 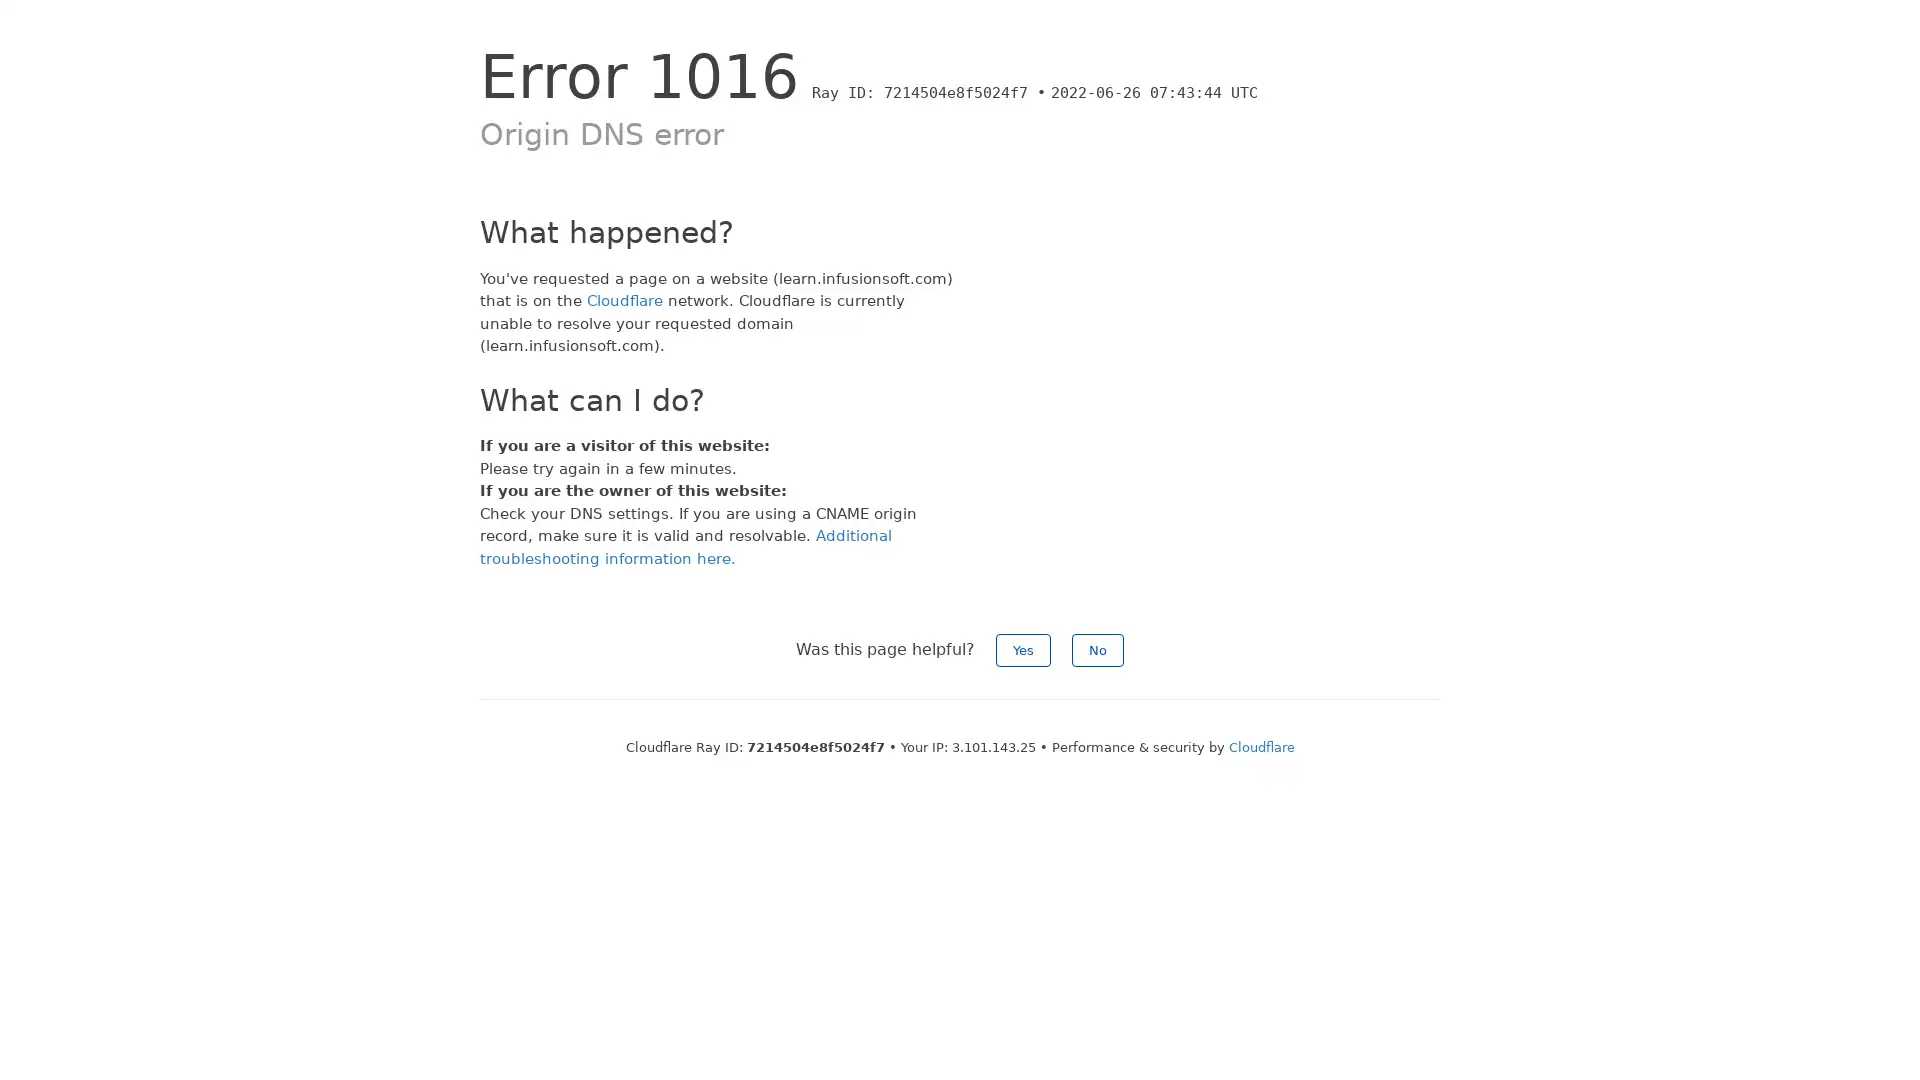 What do you see at coordinates (1097, 650) in the screenshot?
I see `No` at bounding box center [1097, 650].